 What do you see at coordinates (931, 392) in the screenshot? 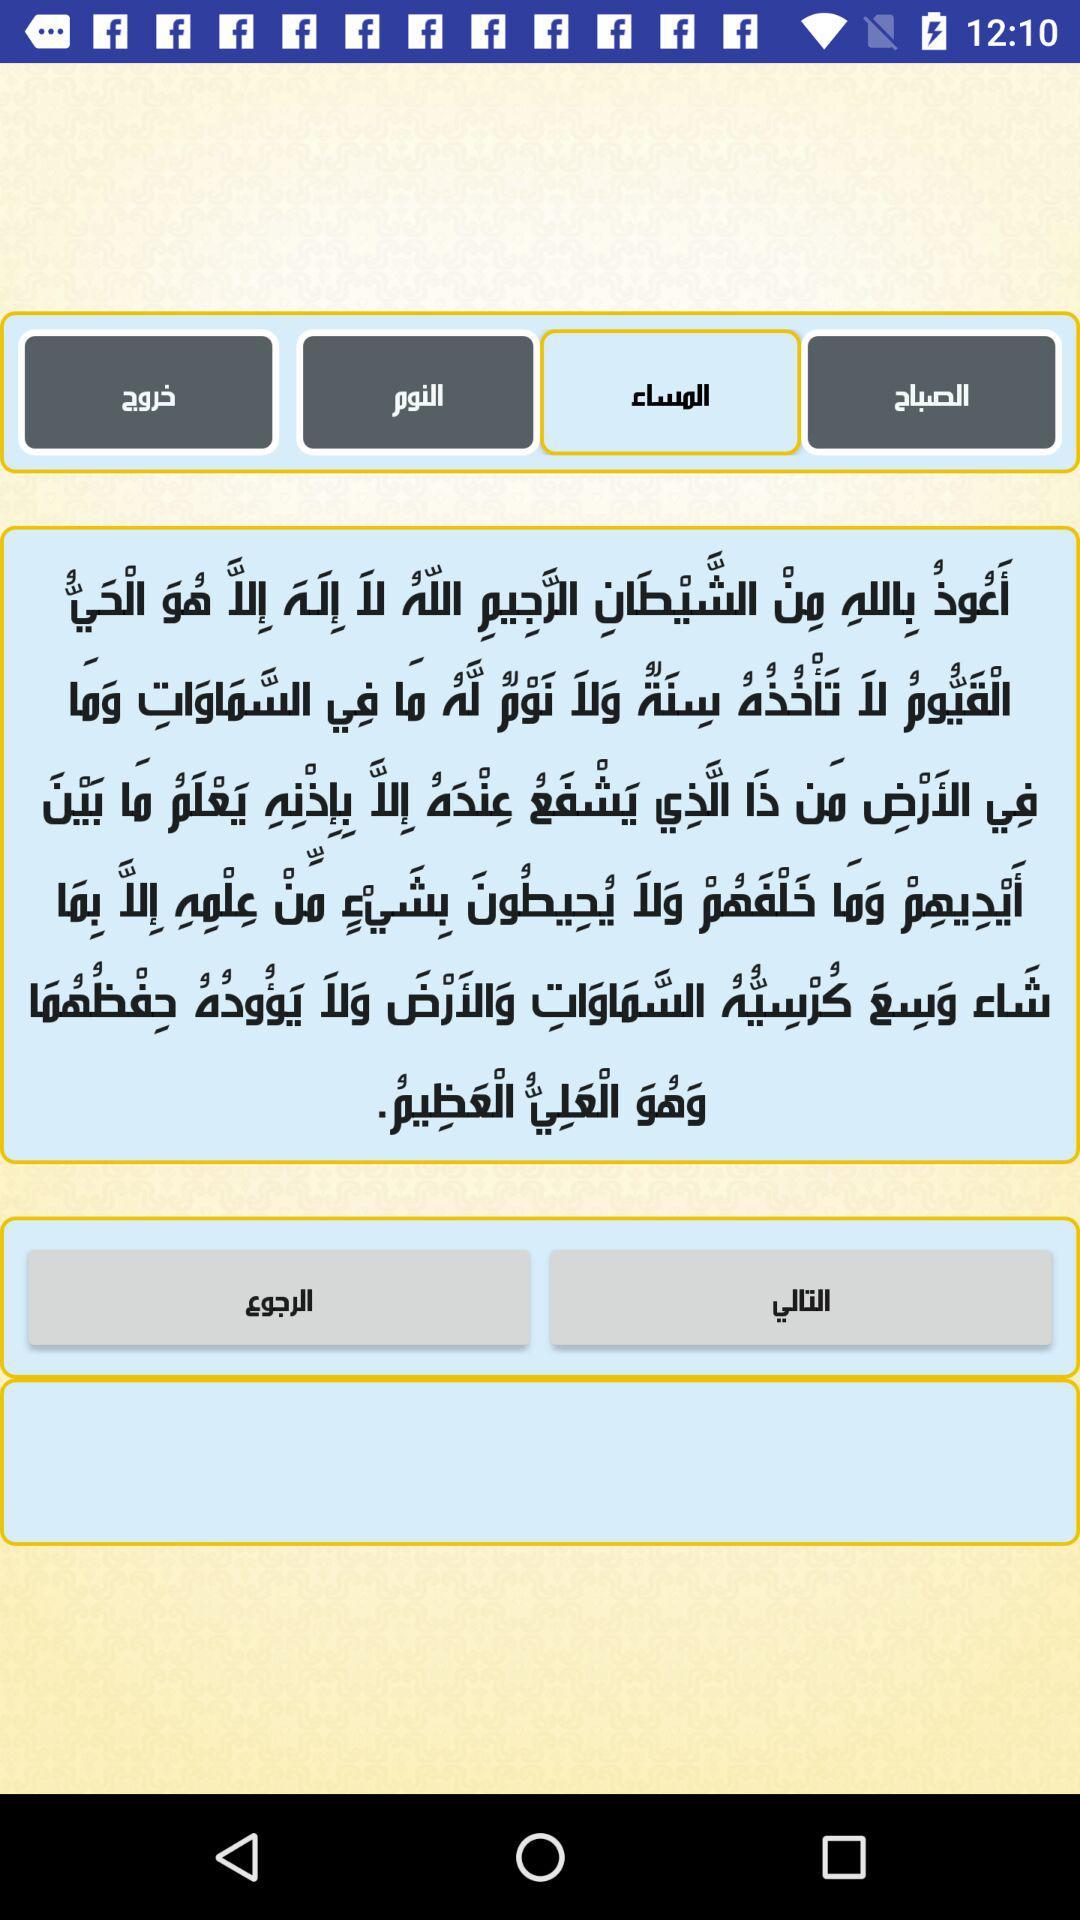
I see `the button at the top right corner` at bounding box center [931, 392].